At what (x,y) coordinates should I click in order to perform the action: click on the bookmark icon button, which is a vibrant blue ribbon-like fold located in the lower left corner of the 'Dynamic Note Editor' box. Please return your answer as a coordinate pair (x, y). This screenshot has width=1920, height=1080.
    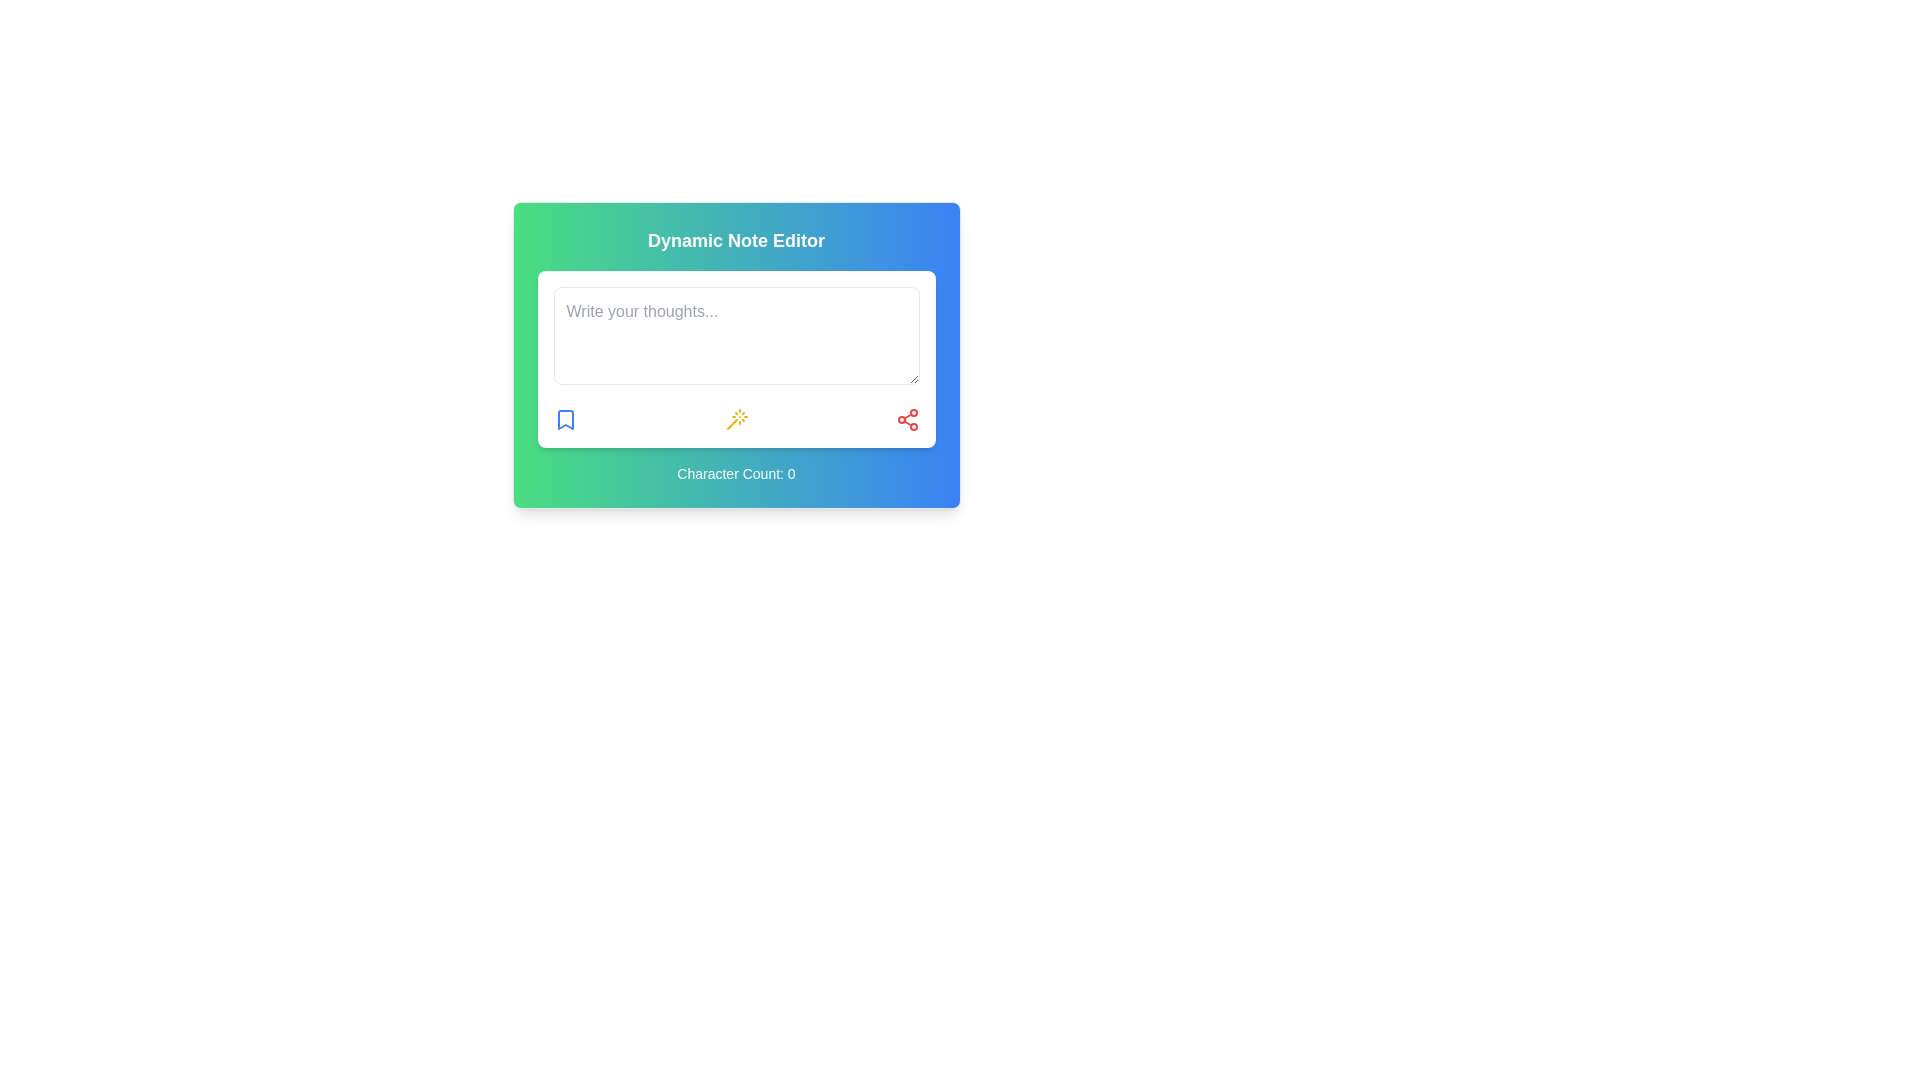
    Looking at the image, I should click on (564, 419).